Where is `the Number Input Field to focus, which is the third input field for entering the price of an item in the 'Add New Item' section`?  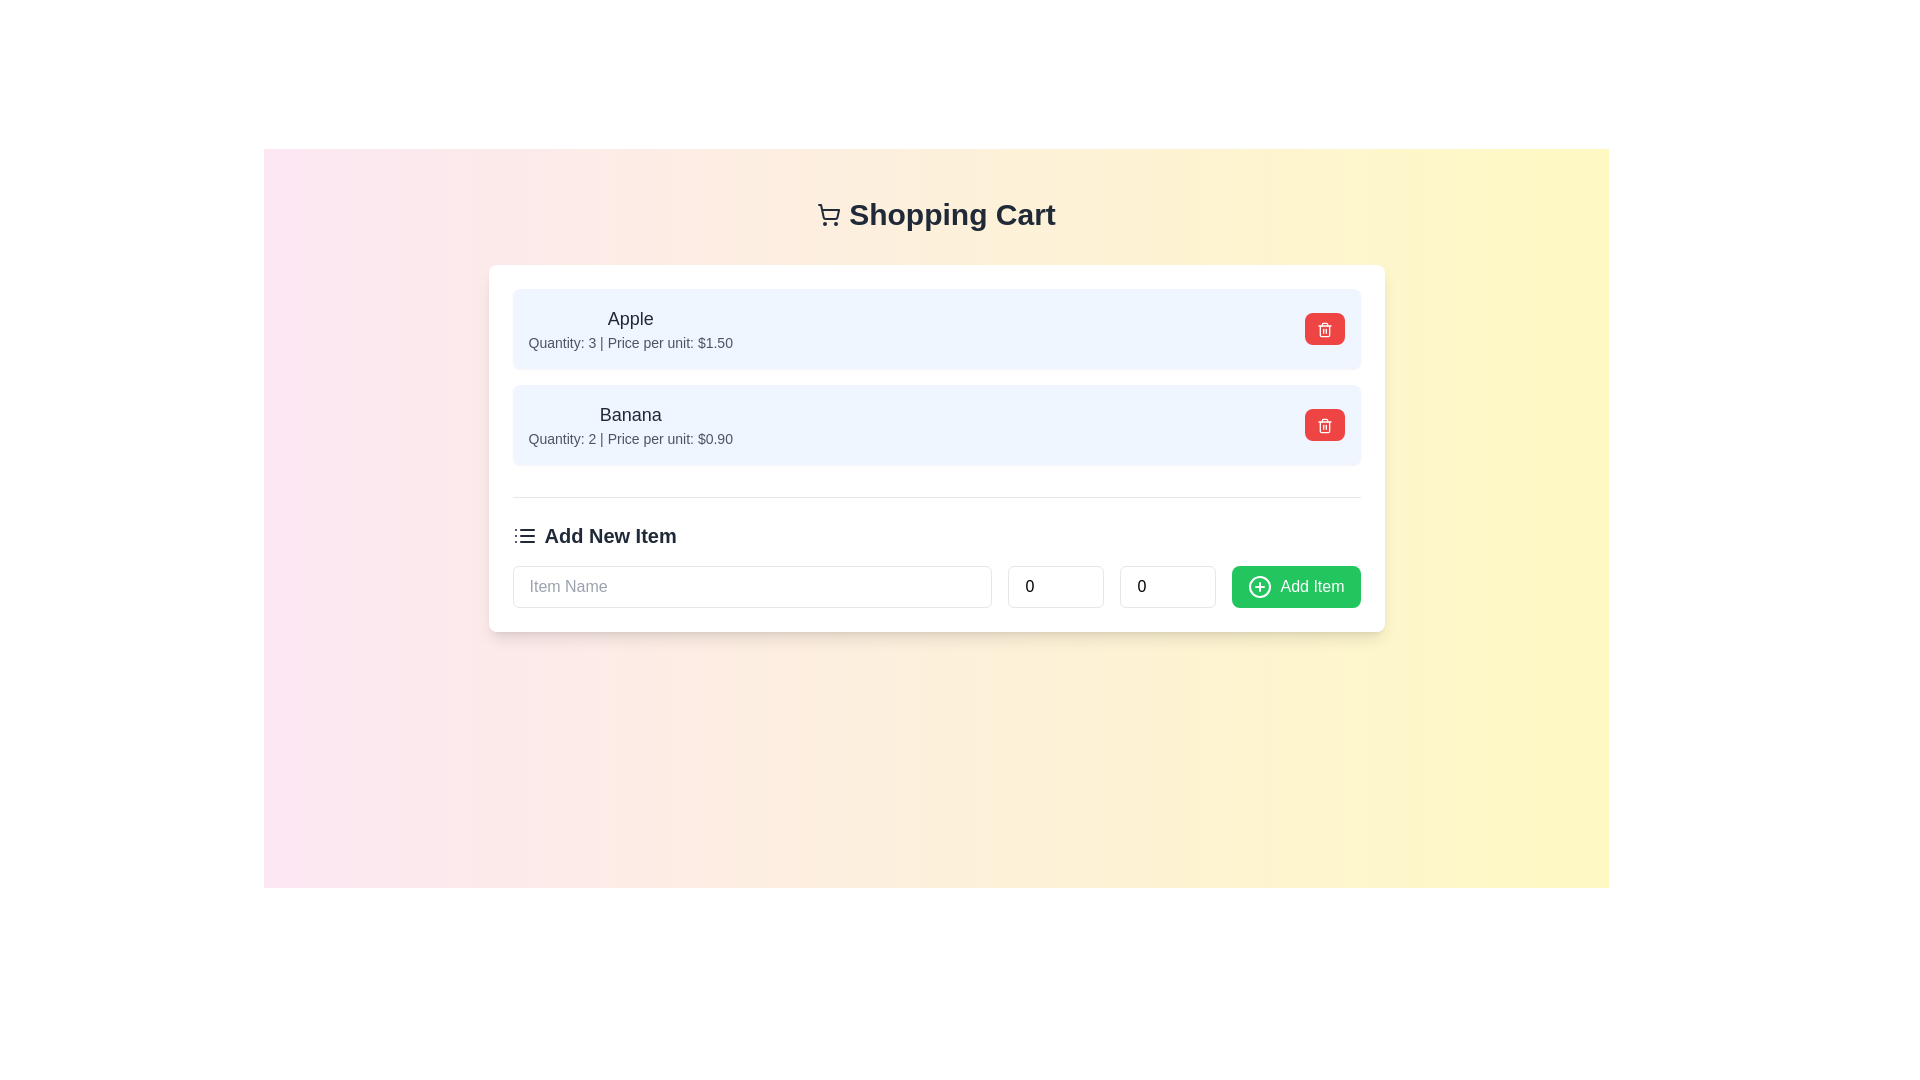 the Number Input Field to focus, which is the third input field for entering the price of an item in the 'Add New Item' section is located at coordinates (1168, 585).